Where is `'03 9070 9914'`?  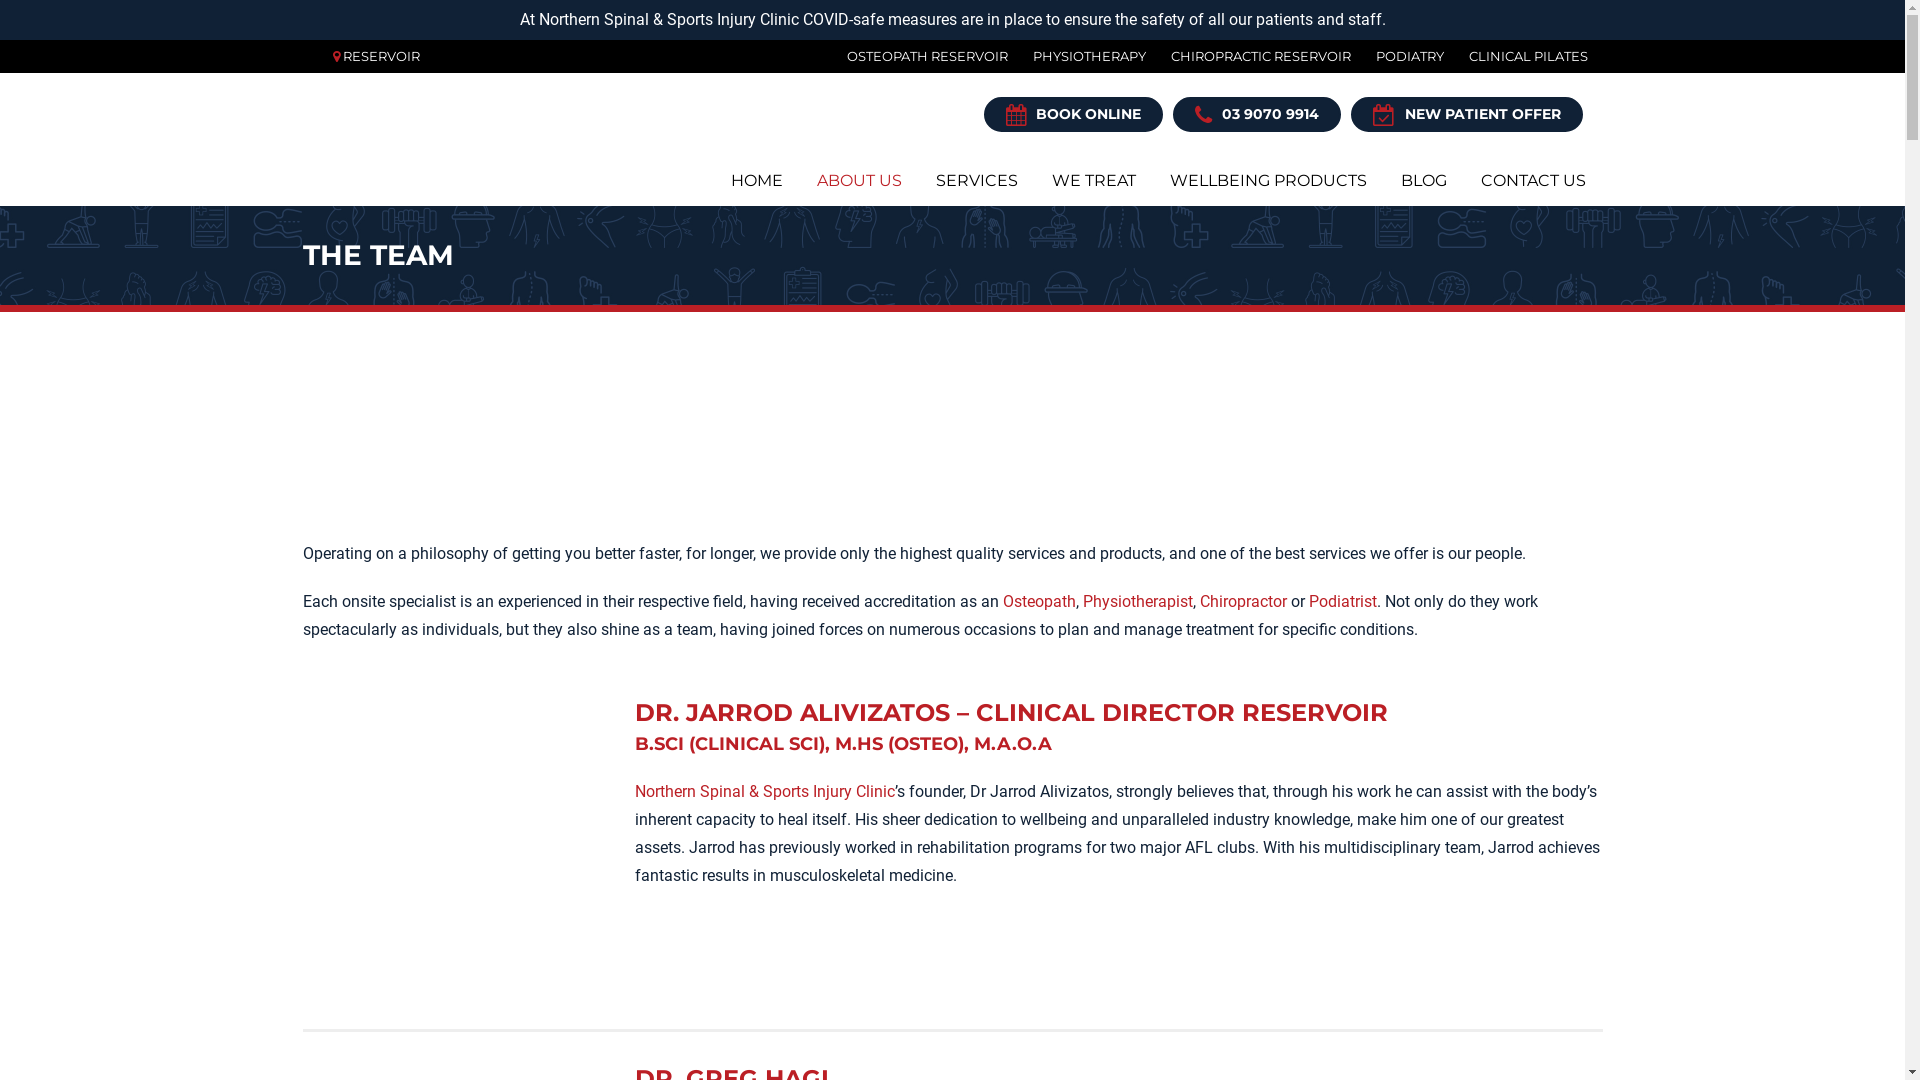
'03 9070 9914' is located at coordinates (1255, 114).